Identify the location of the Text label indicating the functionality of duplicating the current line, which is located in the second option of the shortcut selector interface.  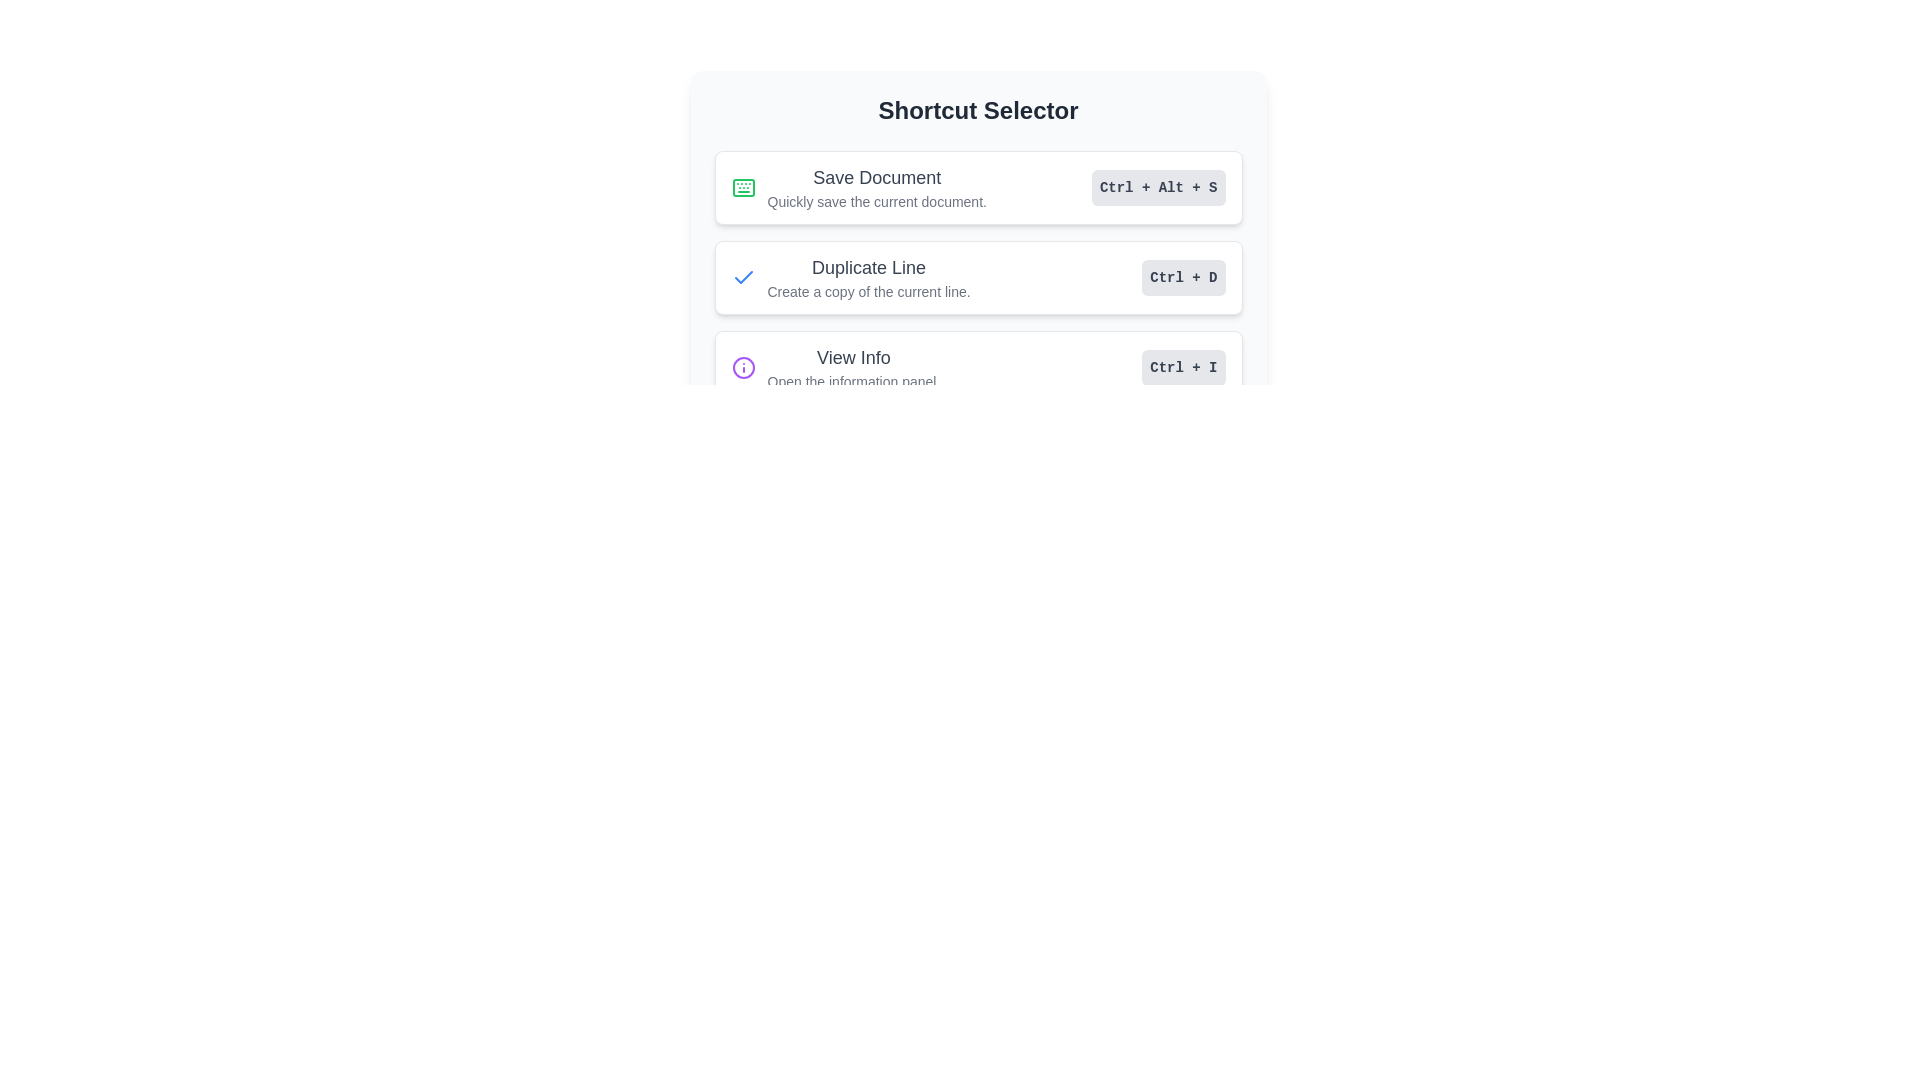
(851, 277).